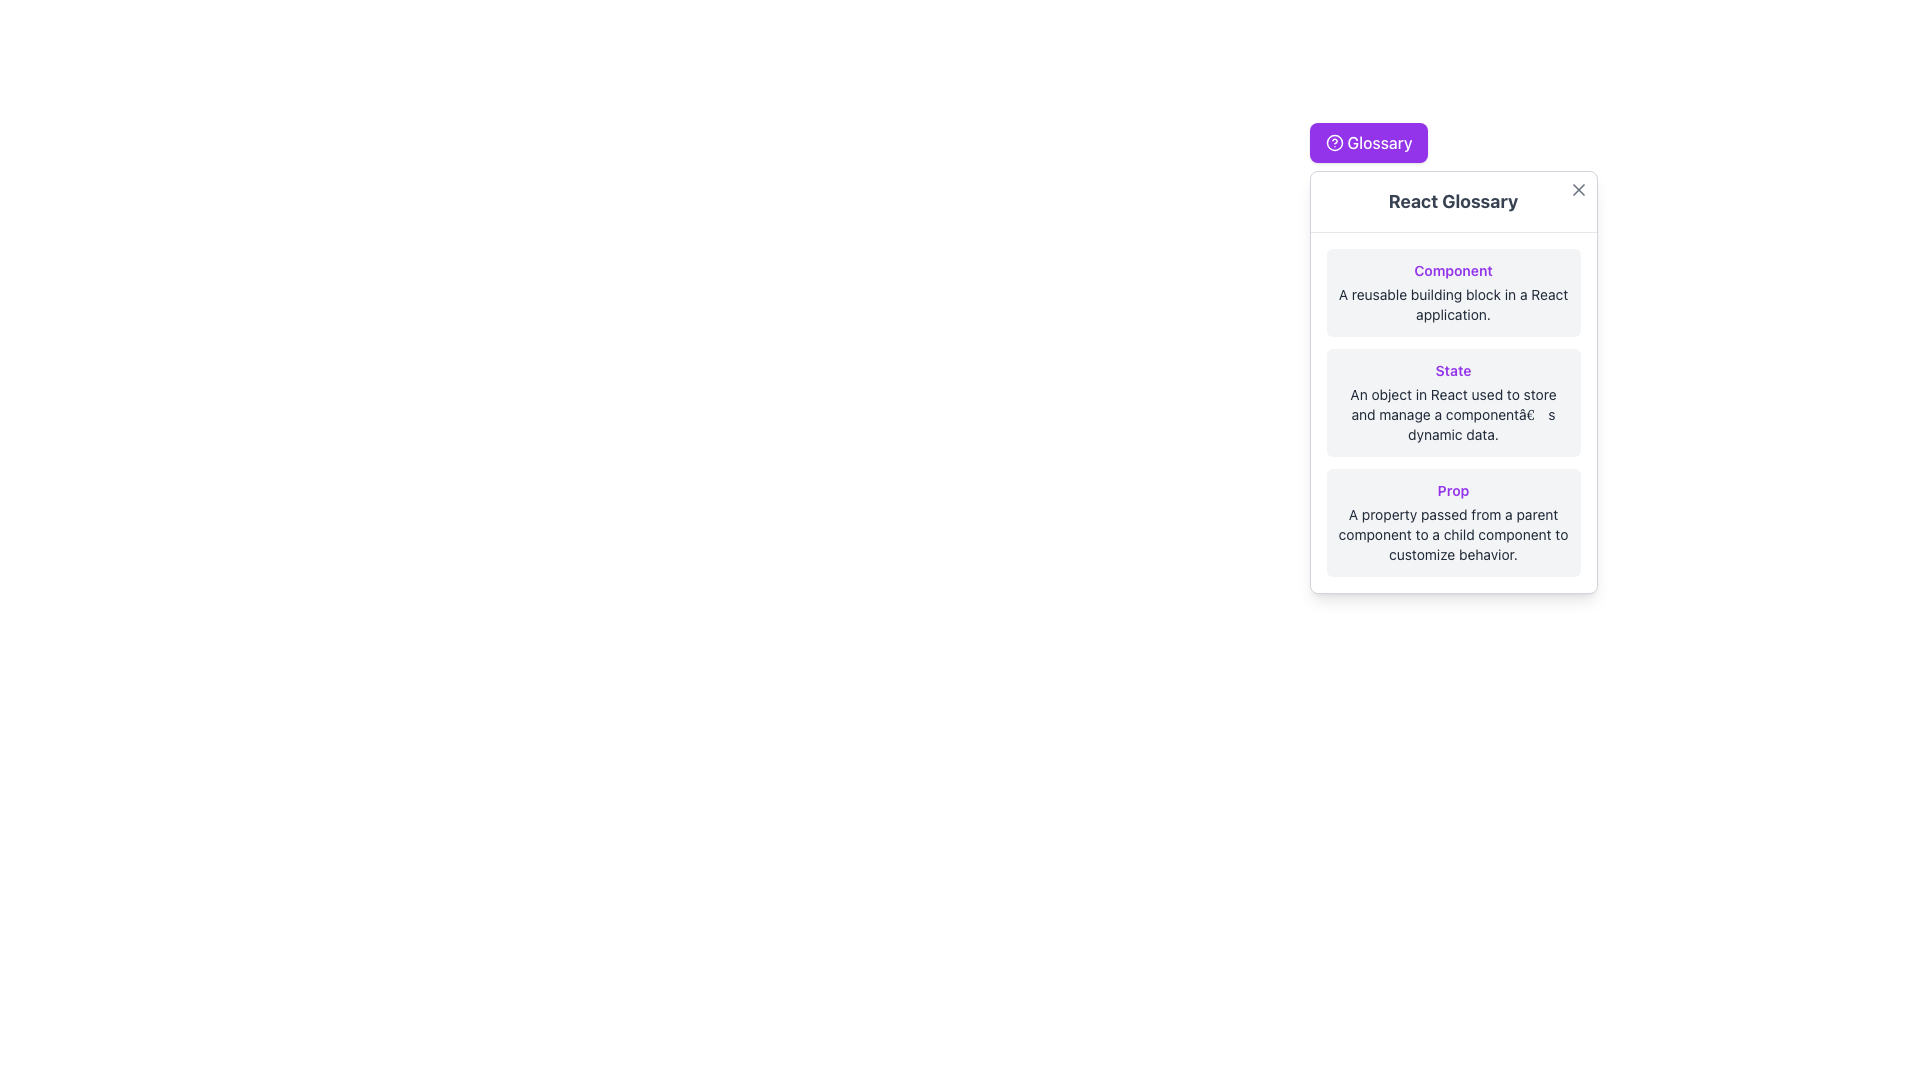  Describe the element at coordinates (1453, 402) in the screenshot. I see `the second Informative Card in the glossary section, which has a light gray background, rounded corners, and contains the heading 'State' in bold purple text` at that location.